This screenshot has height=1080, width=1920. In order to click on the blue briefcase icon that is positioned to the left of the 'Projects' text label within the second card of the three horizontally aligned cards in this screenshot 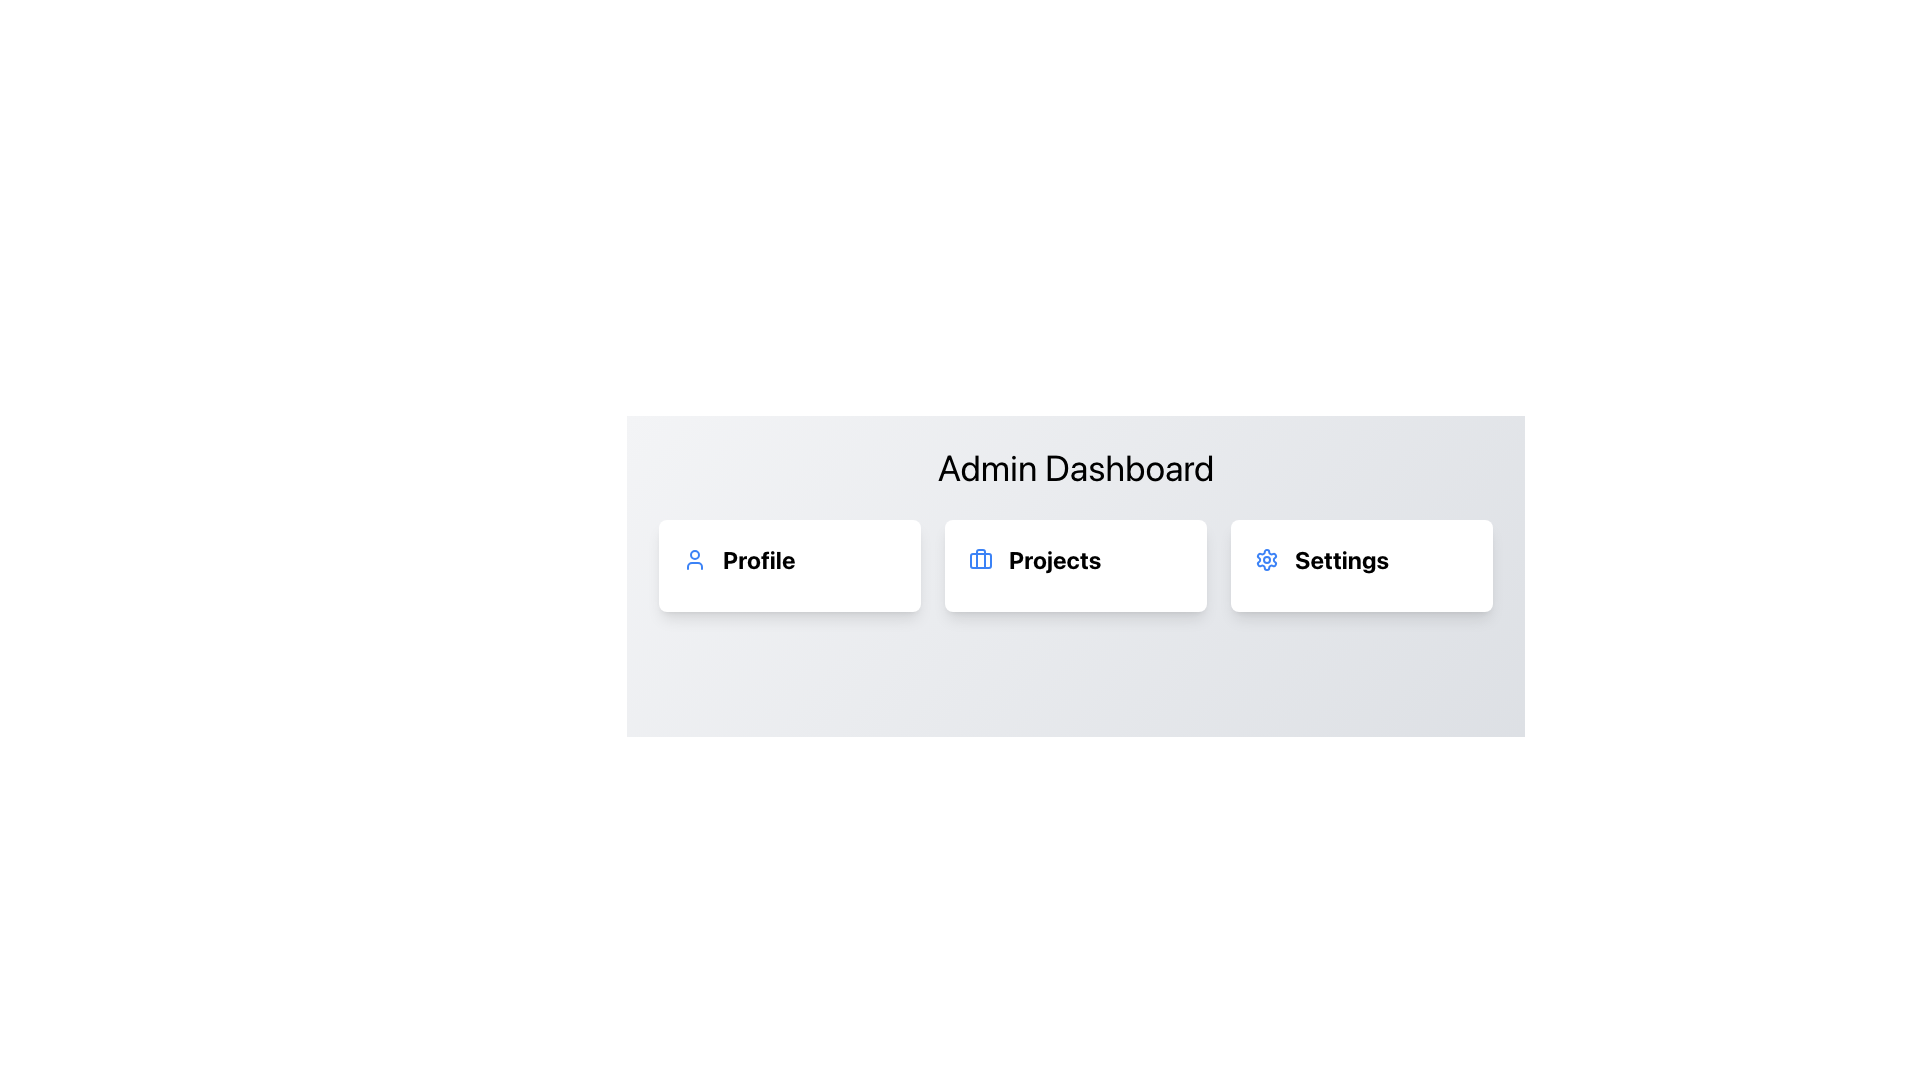, I will do `click(980, 559)`.